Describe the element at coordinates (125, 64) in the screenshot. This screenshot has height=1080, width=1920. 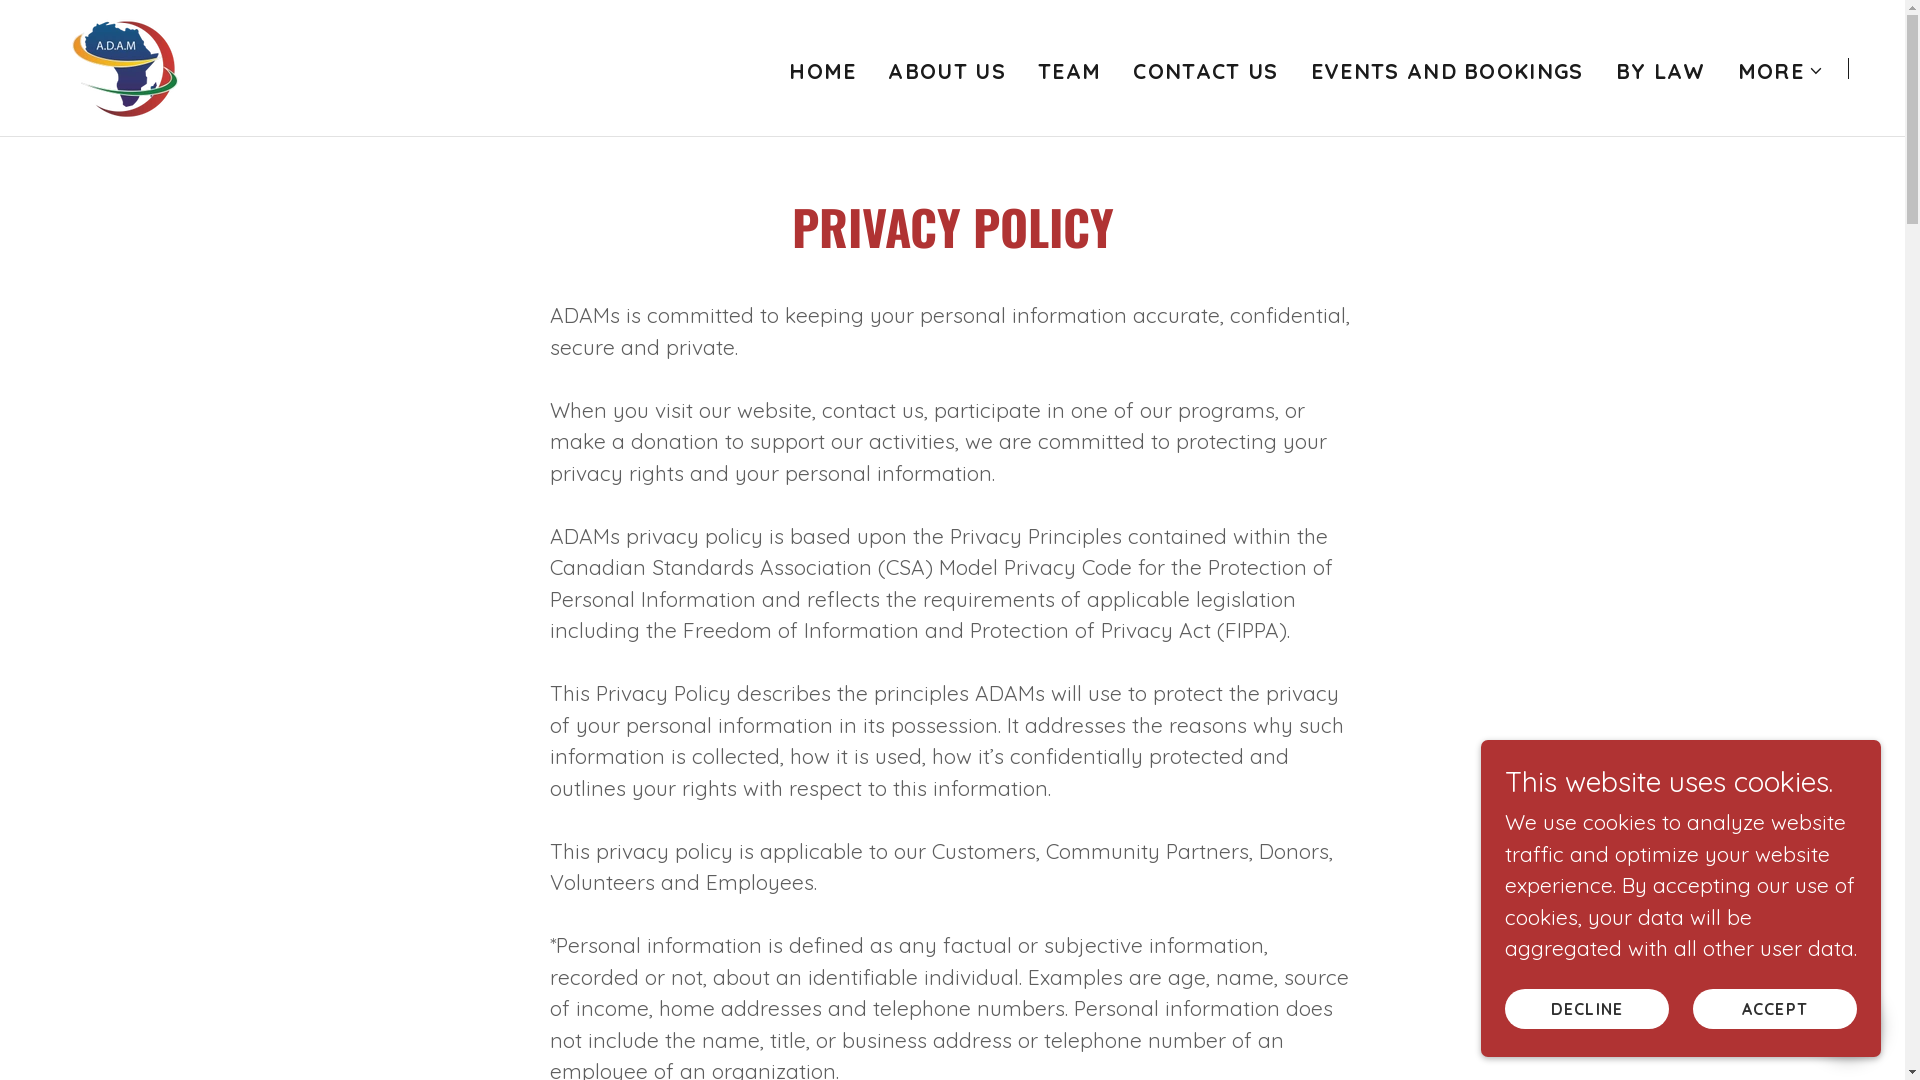
I see `'African Diaspora Association of the Maritimes'` at that location.